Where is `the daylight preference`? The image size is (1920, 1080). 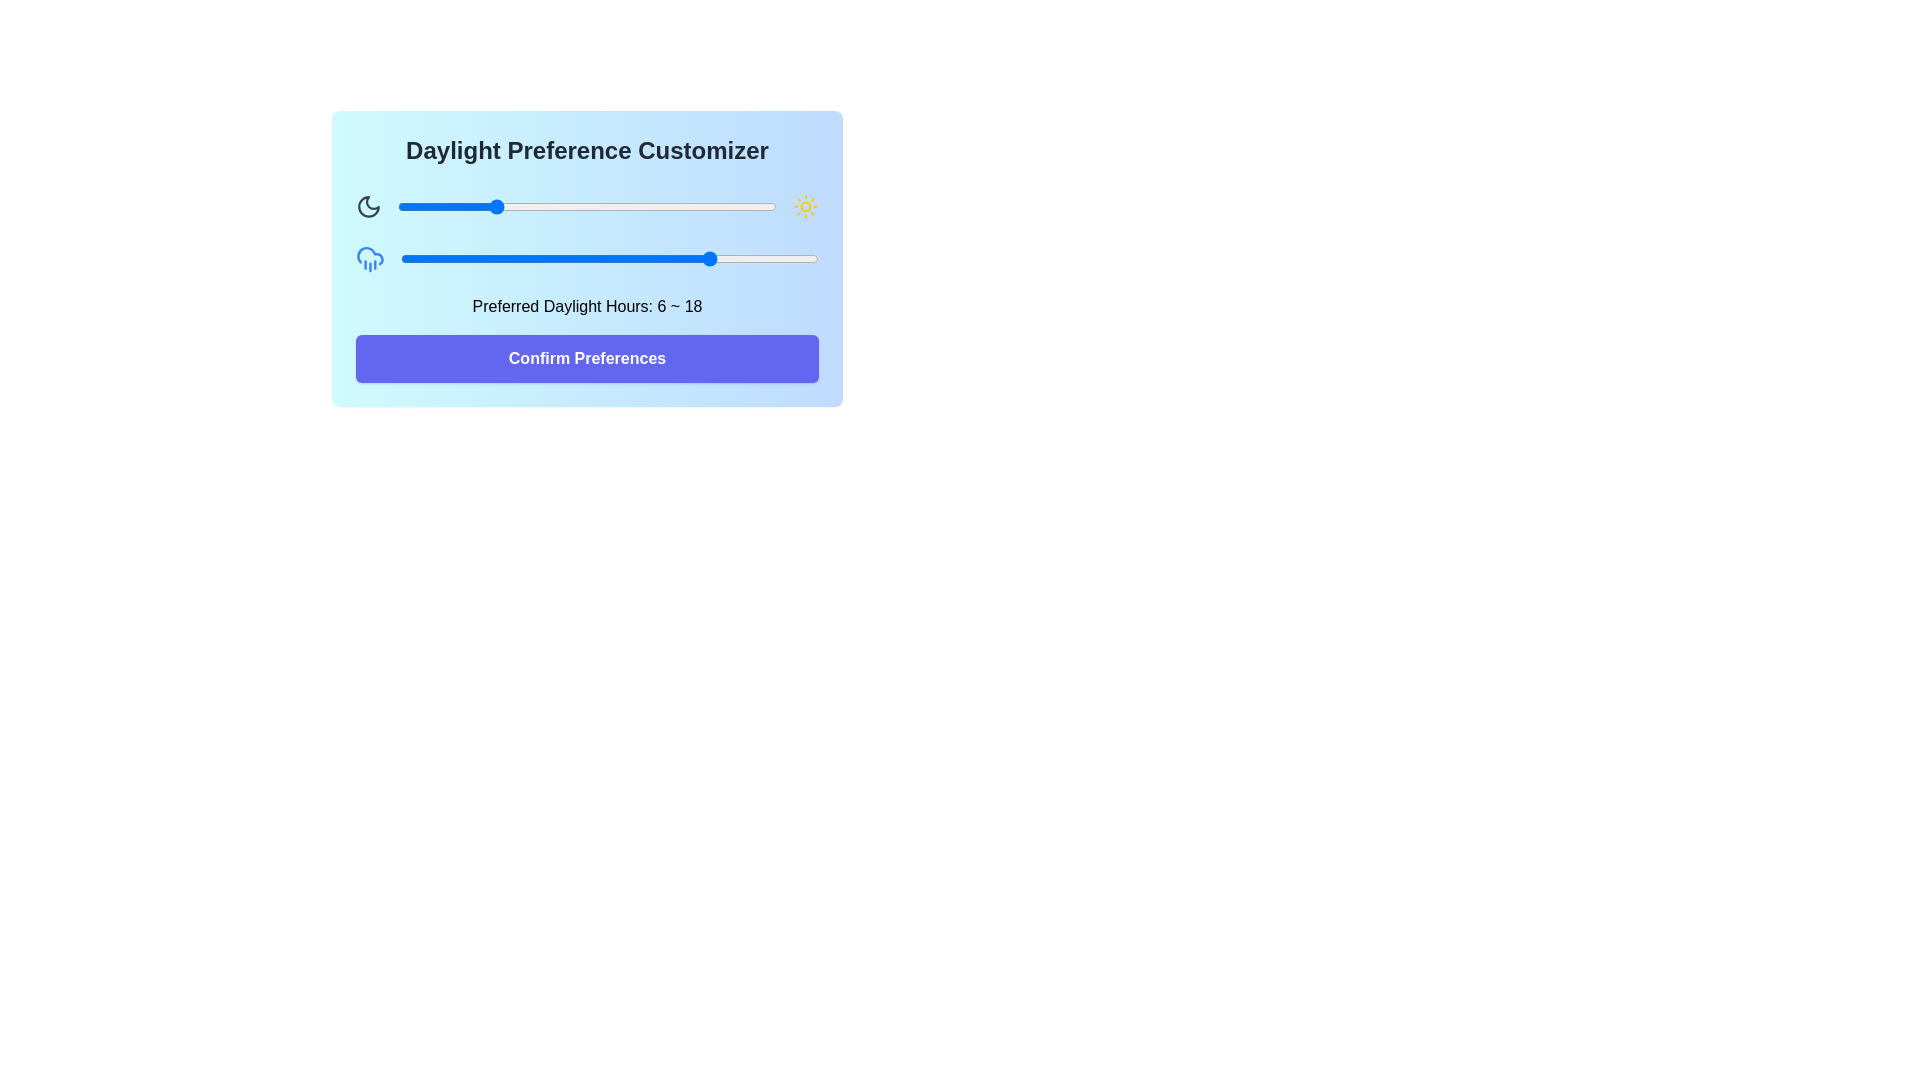
the daylight preference is located at coordinates (555, 207).